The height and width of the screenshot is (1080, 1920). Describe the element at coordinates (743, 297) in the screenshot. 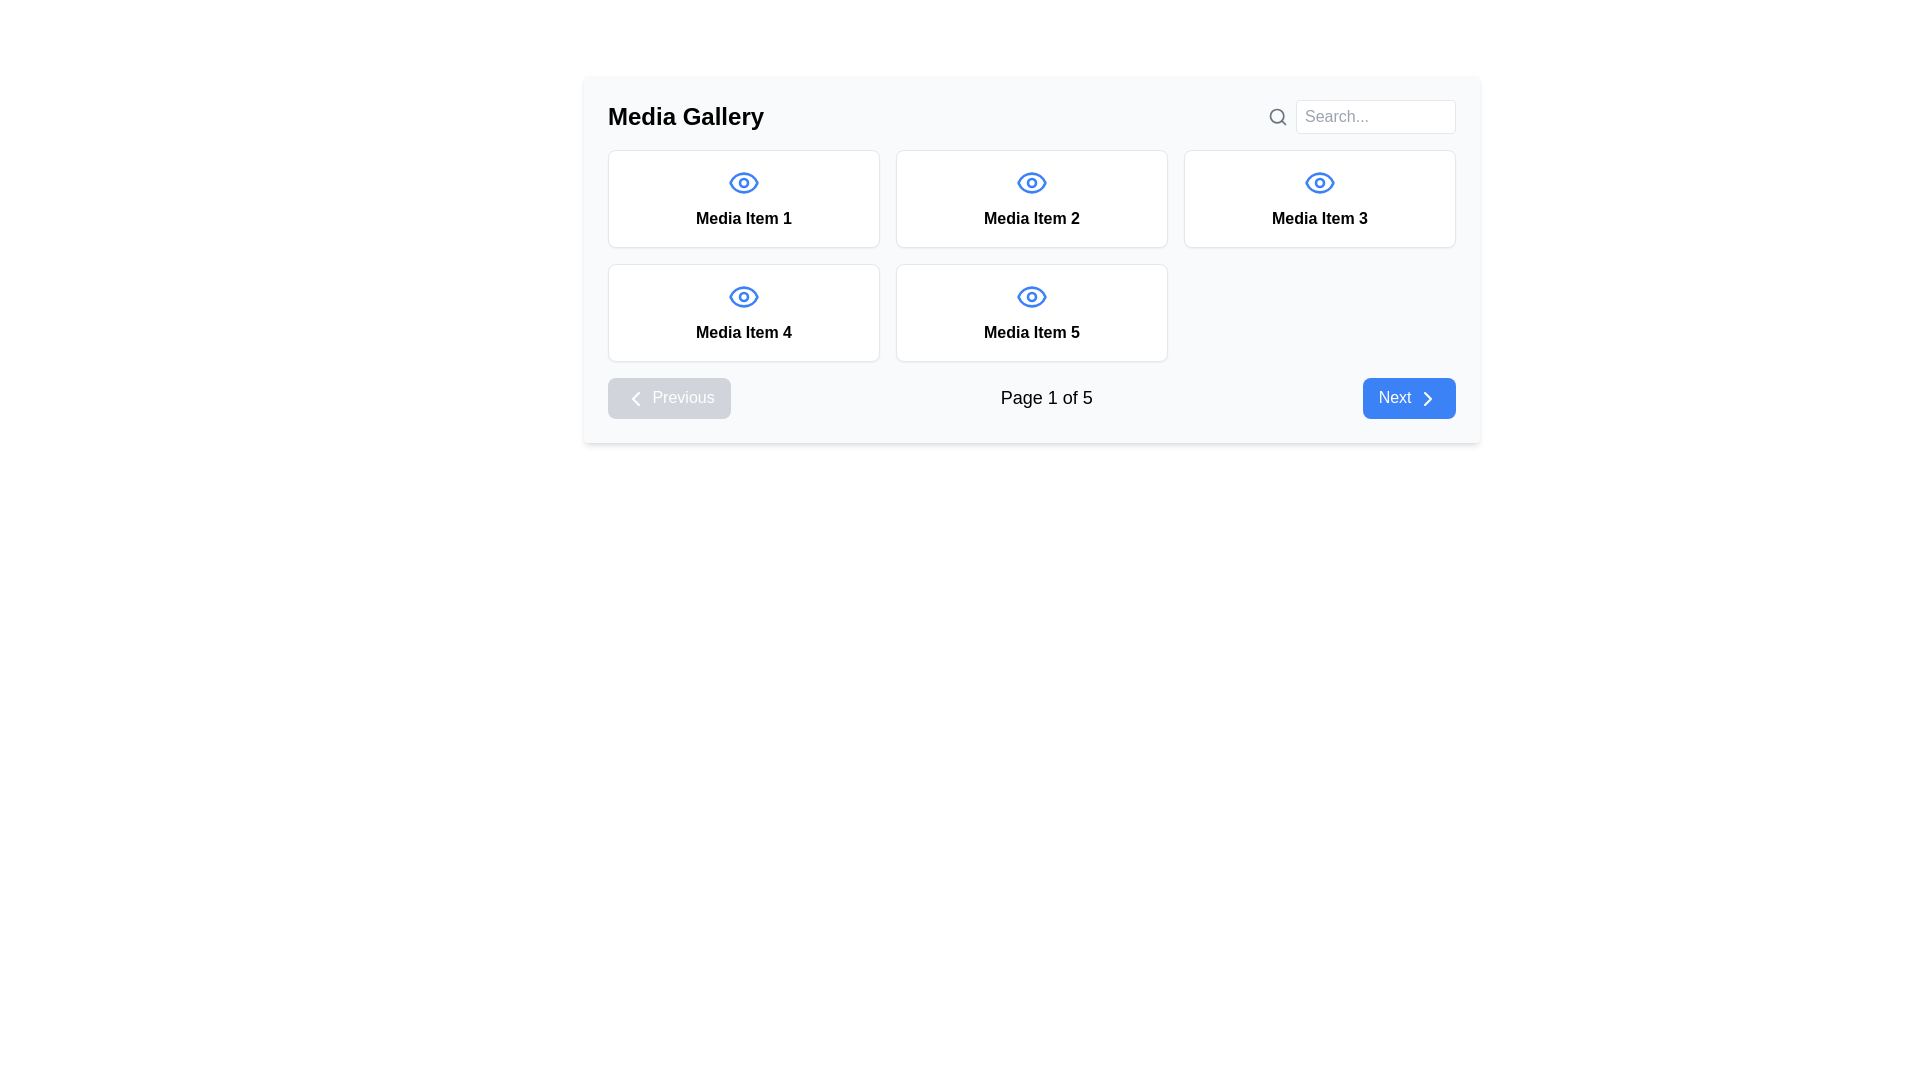

I see `properties of the outer boundary of the eye icon within the 'Media Item 4' card using developer tools` at that location.